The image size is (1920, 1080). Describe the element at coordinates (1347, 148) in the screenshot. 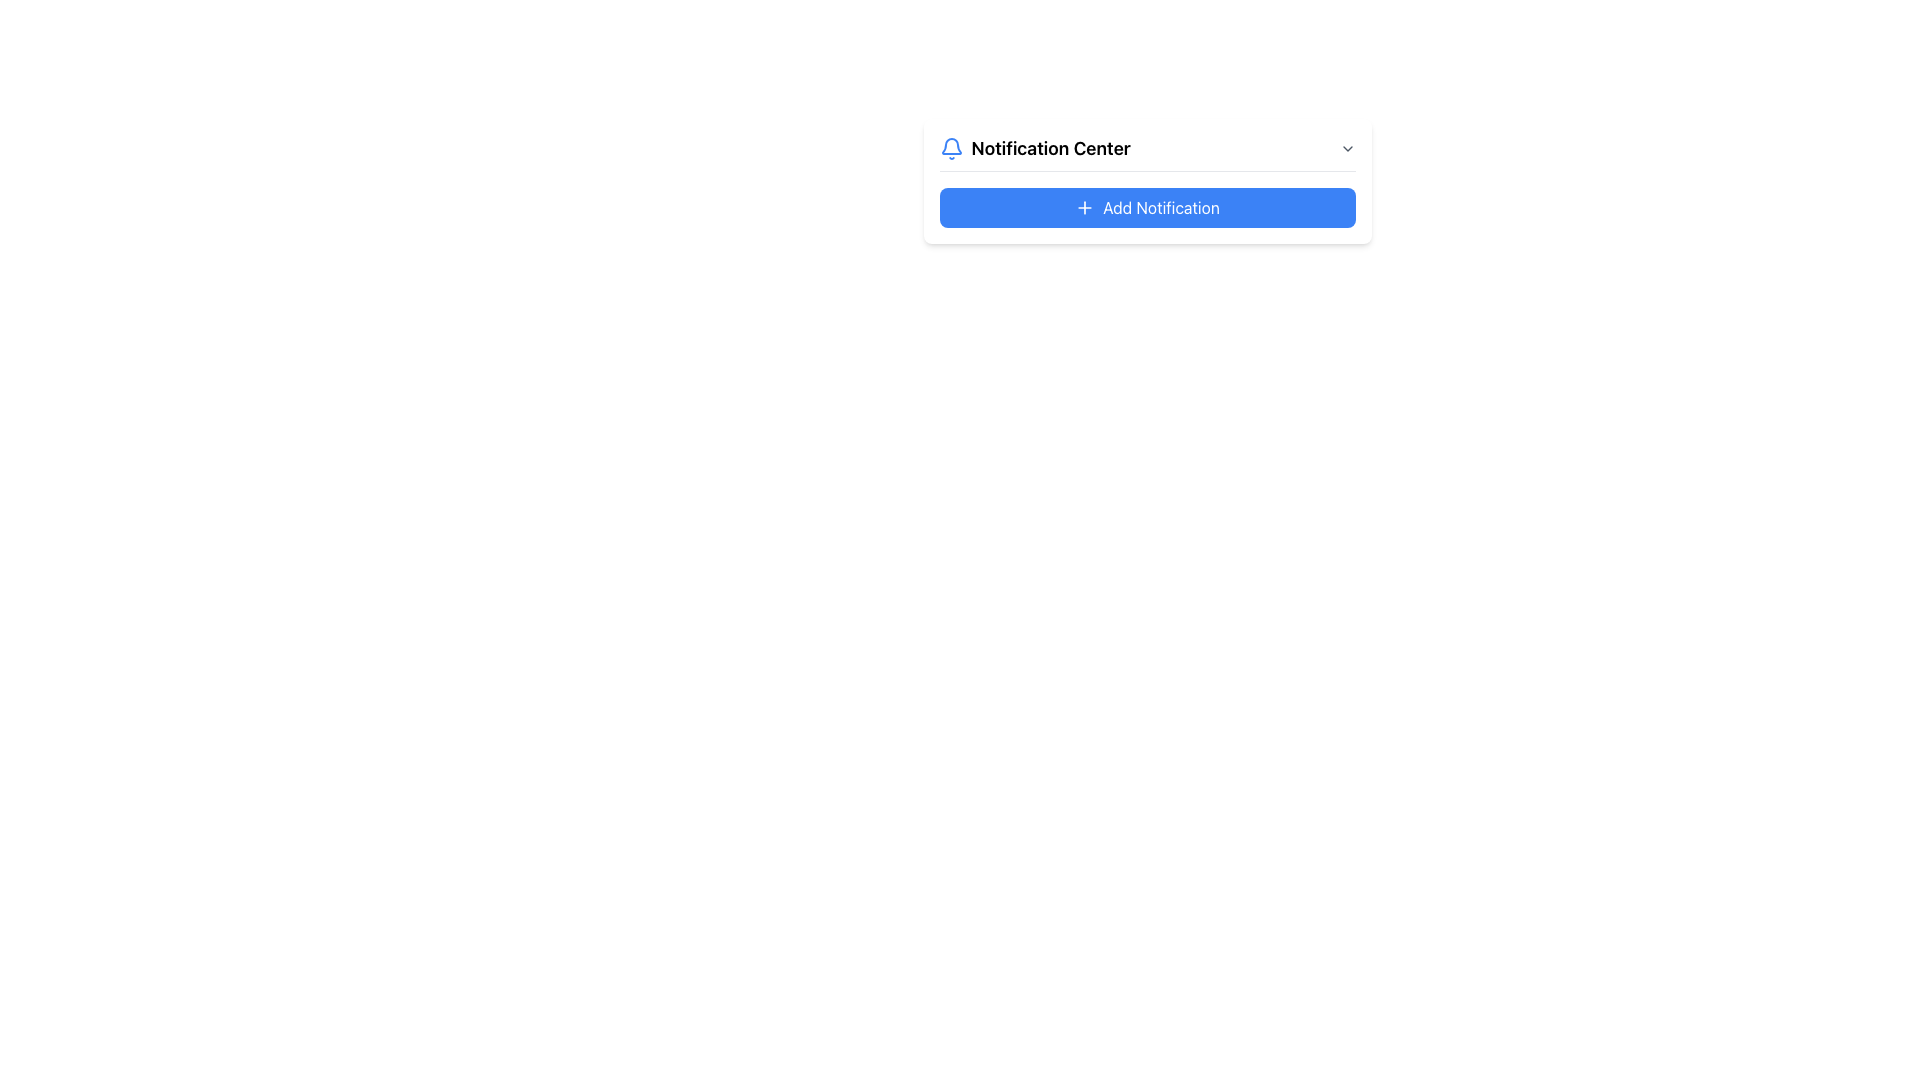

I see `the small, gray downward-pointing chevron icon in the 'Notification Center' header section` at that location.